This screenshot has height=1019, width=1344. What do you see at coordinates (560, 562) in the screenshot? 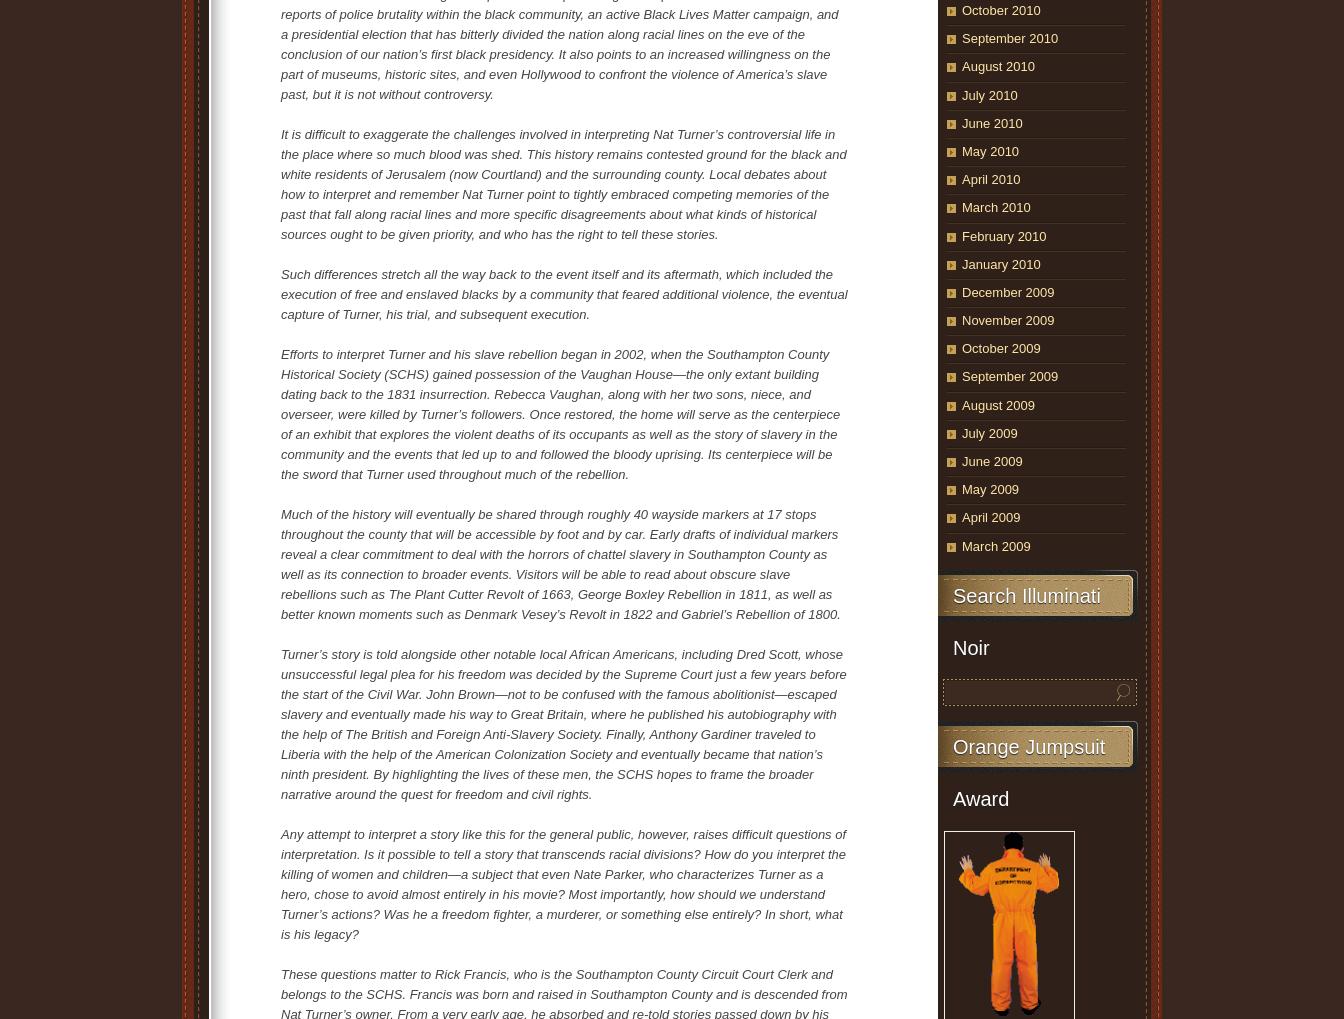
I see `'Much of the history will eventually be shared through roughly 40 wayside markers at 17 stops throughout the county that will be accessible by foot and by car. Early drafts of individual markers reveal a clear commitment to deal with the horrors of chattel slavery in Southampton County as well as its connection to broader events. Visitors will be able to read about obscure slave rebellions such as The Plant Cutter Revolt of 1663, George Boxley Rebellion in 1811, as well as better known moments such as Denmark Vesey’s Revolt in 1822 and Gabriel’s Rebellion of 1800.'` at bounding box center [560, 562].